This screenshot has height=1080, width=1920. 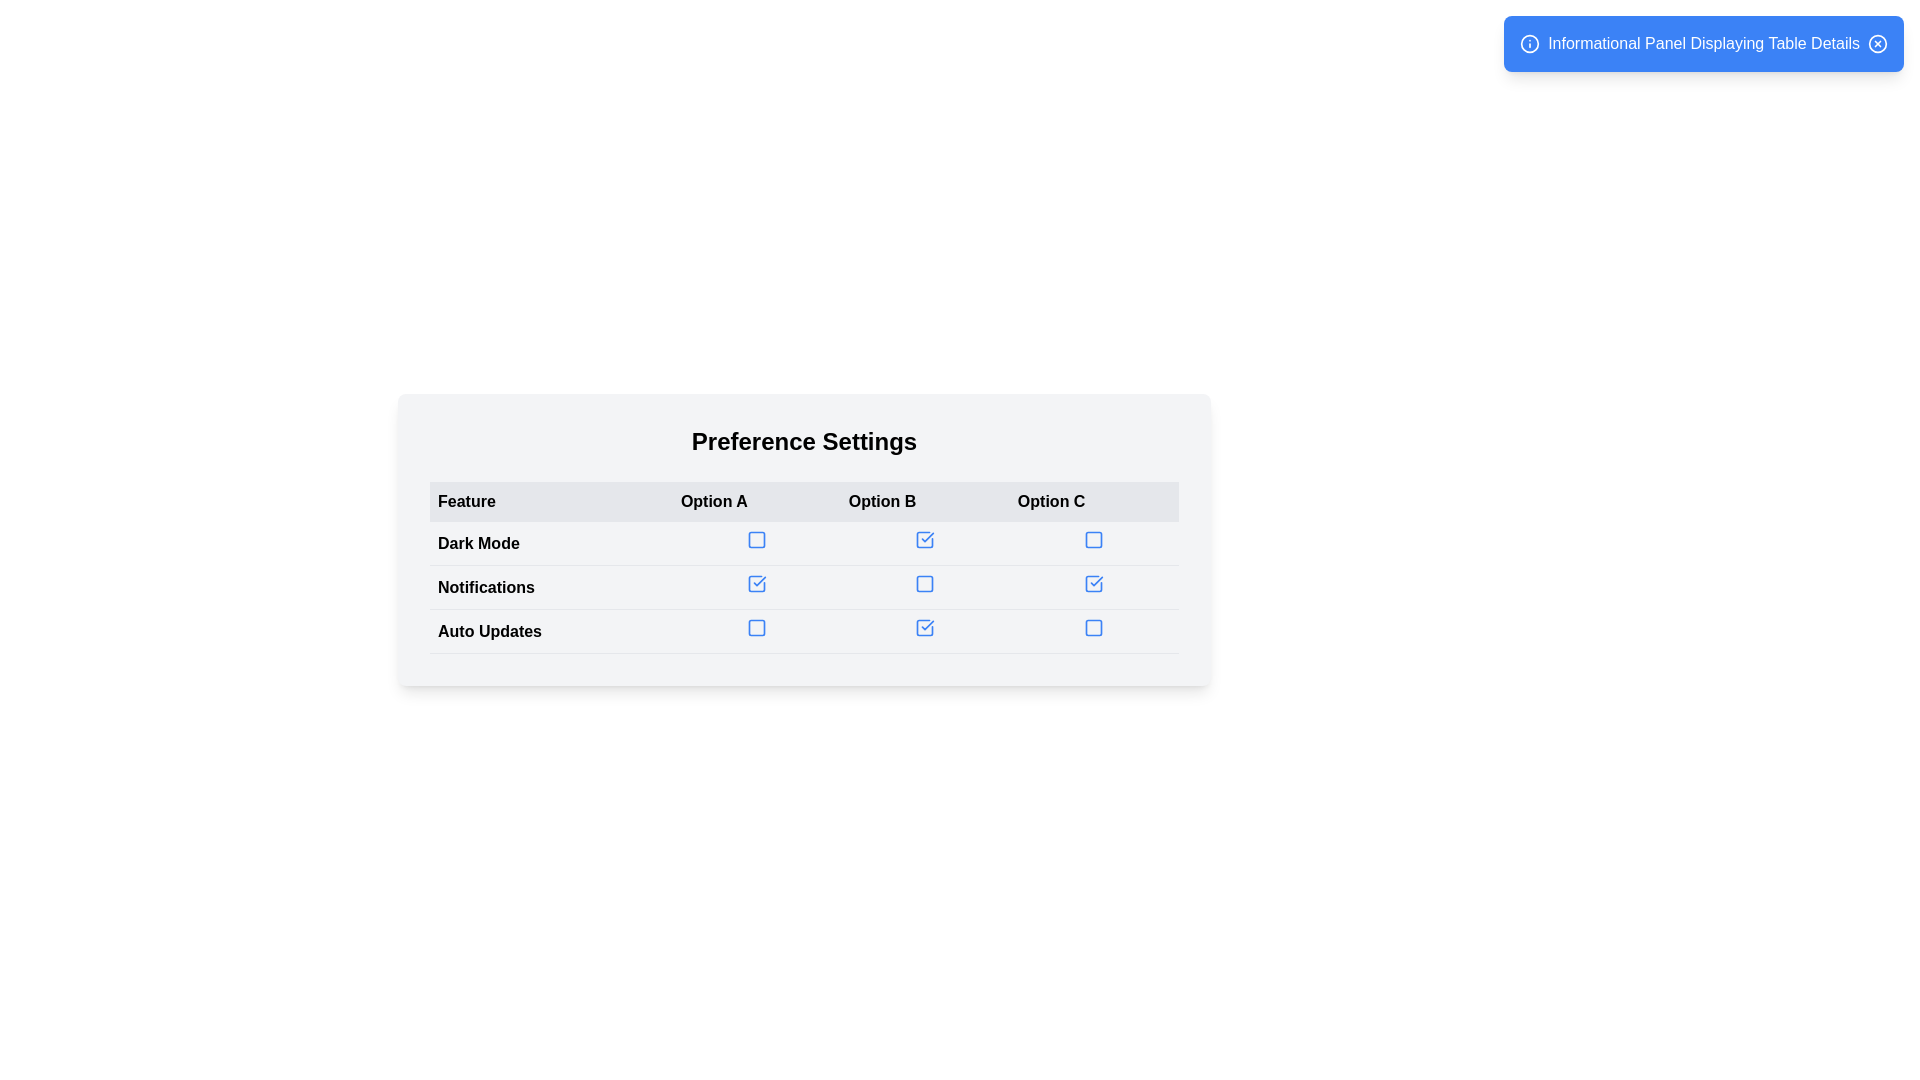 I want to click on the section represented, so click(x=804, y=441).